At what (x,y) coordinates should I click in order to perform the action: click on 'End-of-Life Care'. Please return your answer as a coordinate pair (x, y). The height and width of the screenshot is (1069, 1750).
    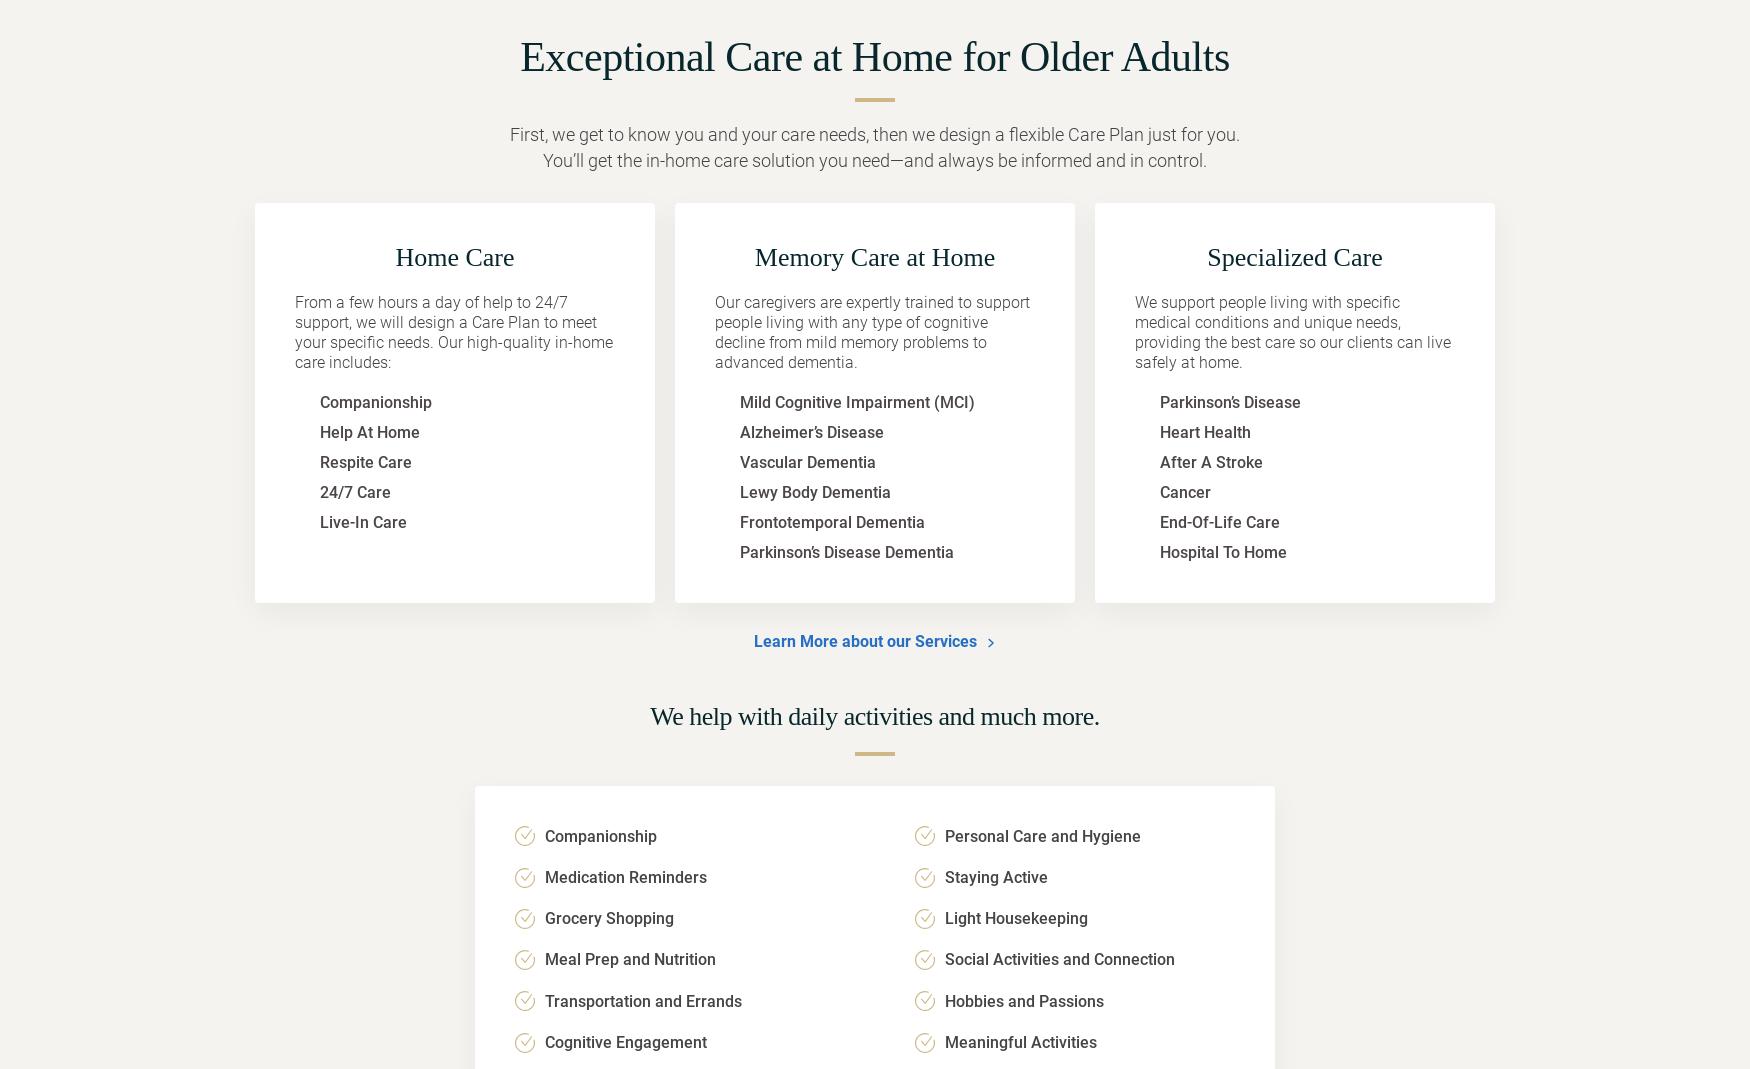
    Looking at the image, I should click on (1219, 521).